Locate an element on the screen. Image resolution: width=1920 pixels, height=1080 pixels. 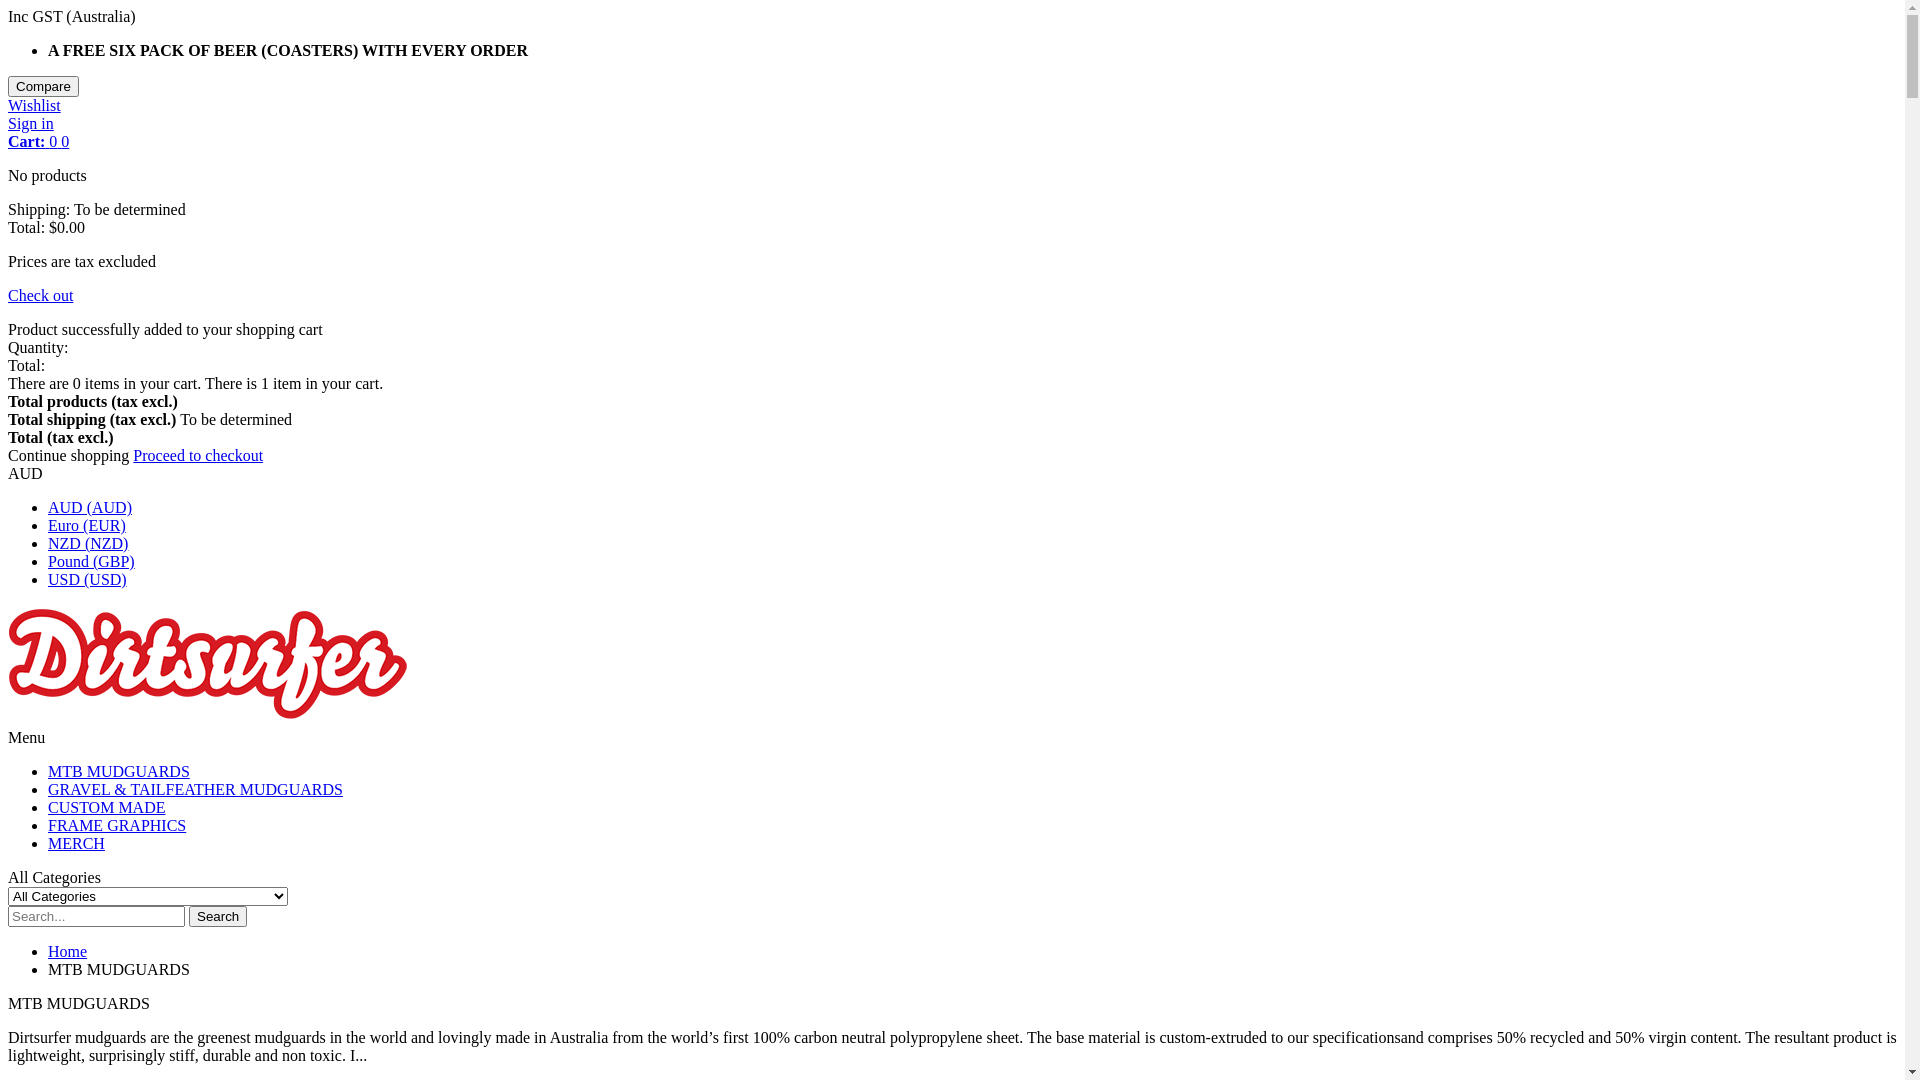
'MTB MUDGUARDS' is located at coordinates (118, 770).